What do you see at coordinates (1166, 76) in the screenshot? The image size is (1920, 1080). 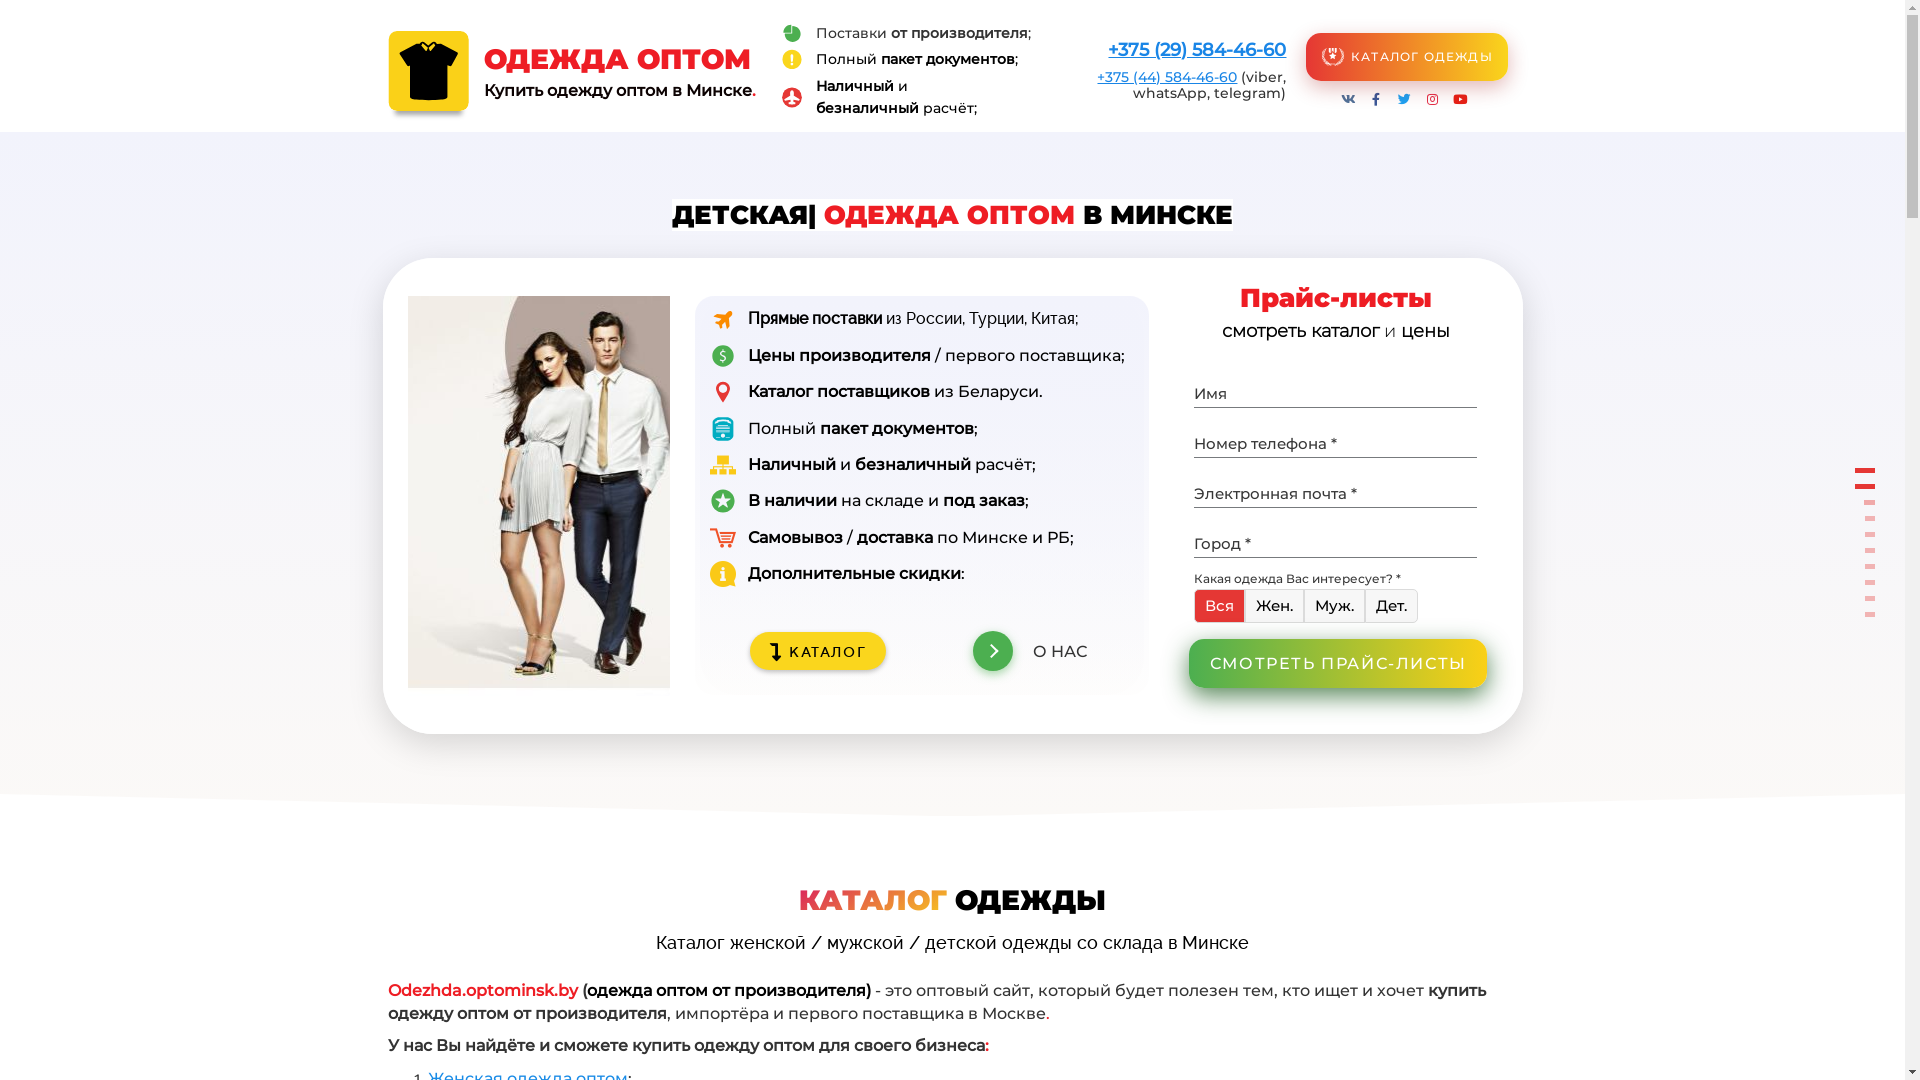 I see `'+375 (44) 584-46-60'` at bounding box center [1166, 76].